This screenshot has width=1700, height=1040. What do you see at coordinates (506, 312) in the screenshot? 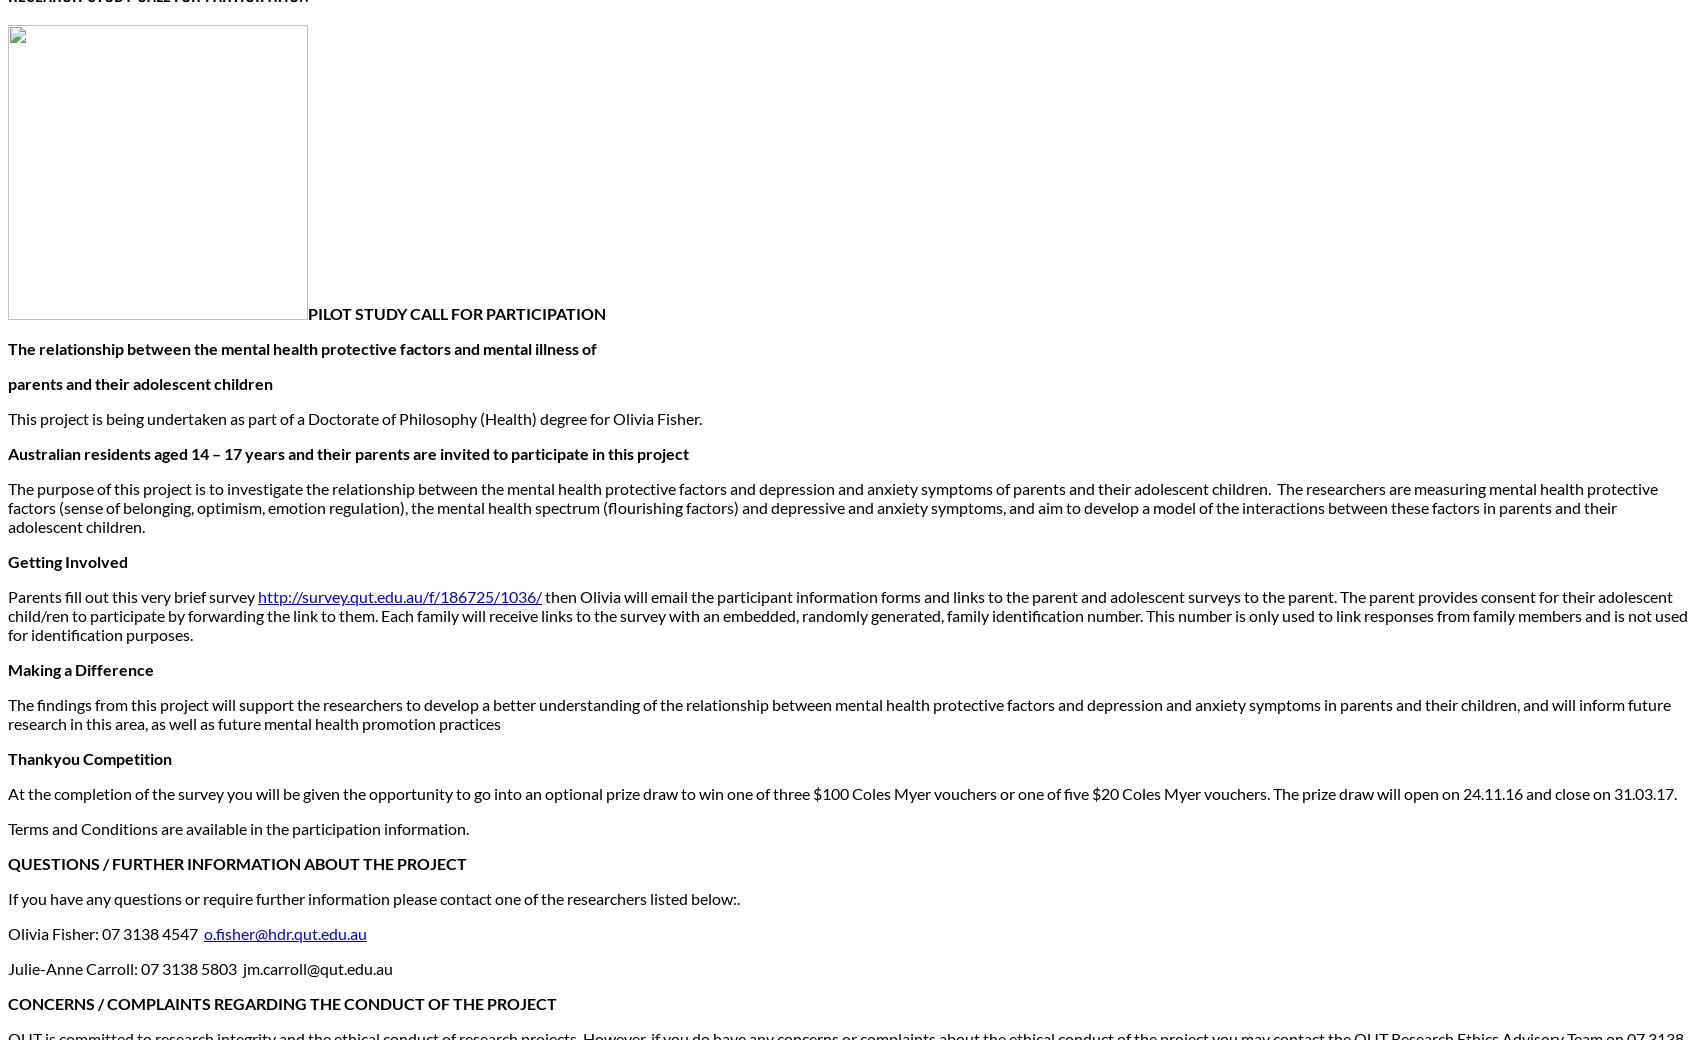
I see `'CALL FOR PARTICIPATION'` at bounding box center [506, 312].